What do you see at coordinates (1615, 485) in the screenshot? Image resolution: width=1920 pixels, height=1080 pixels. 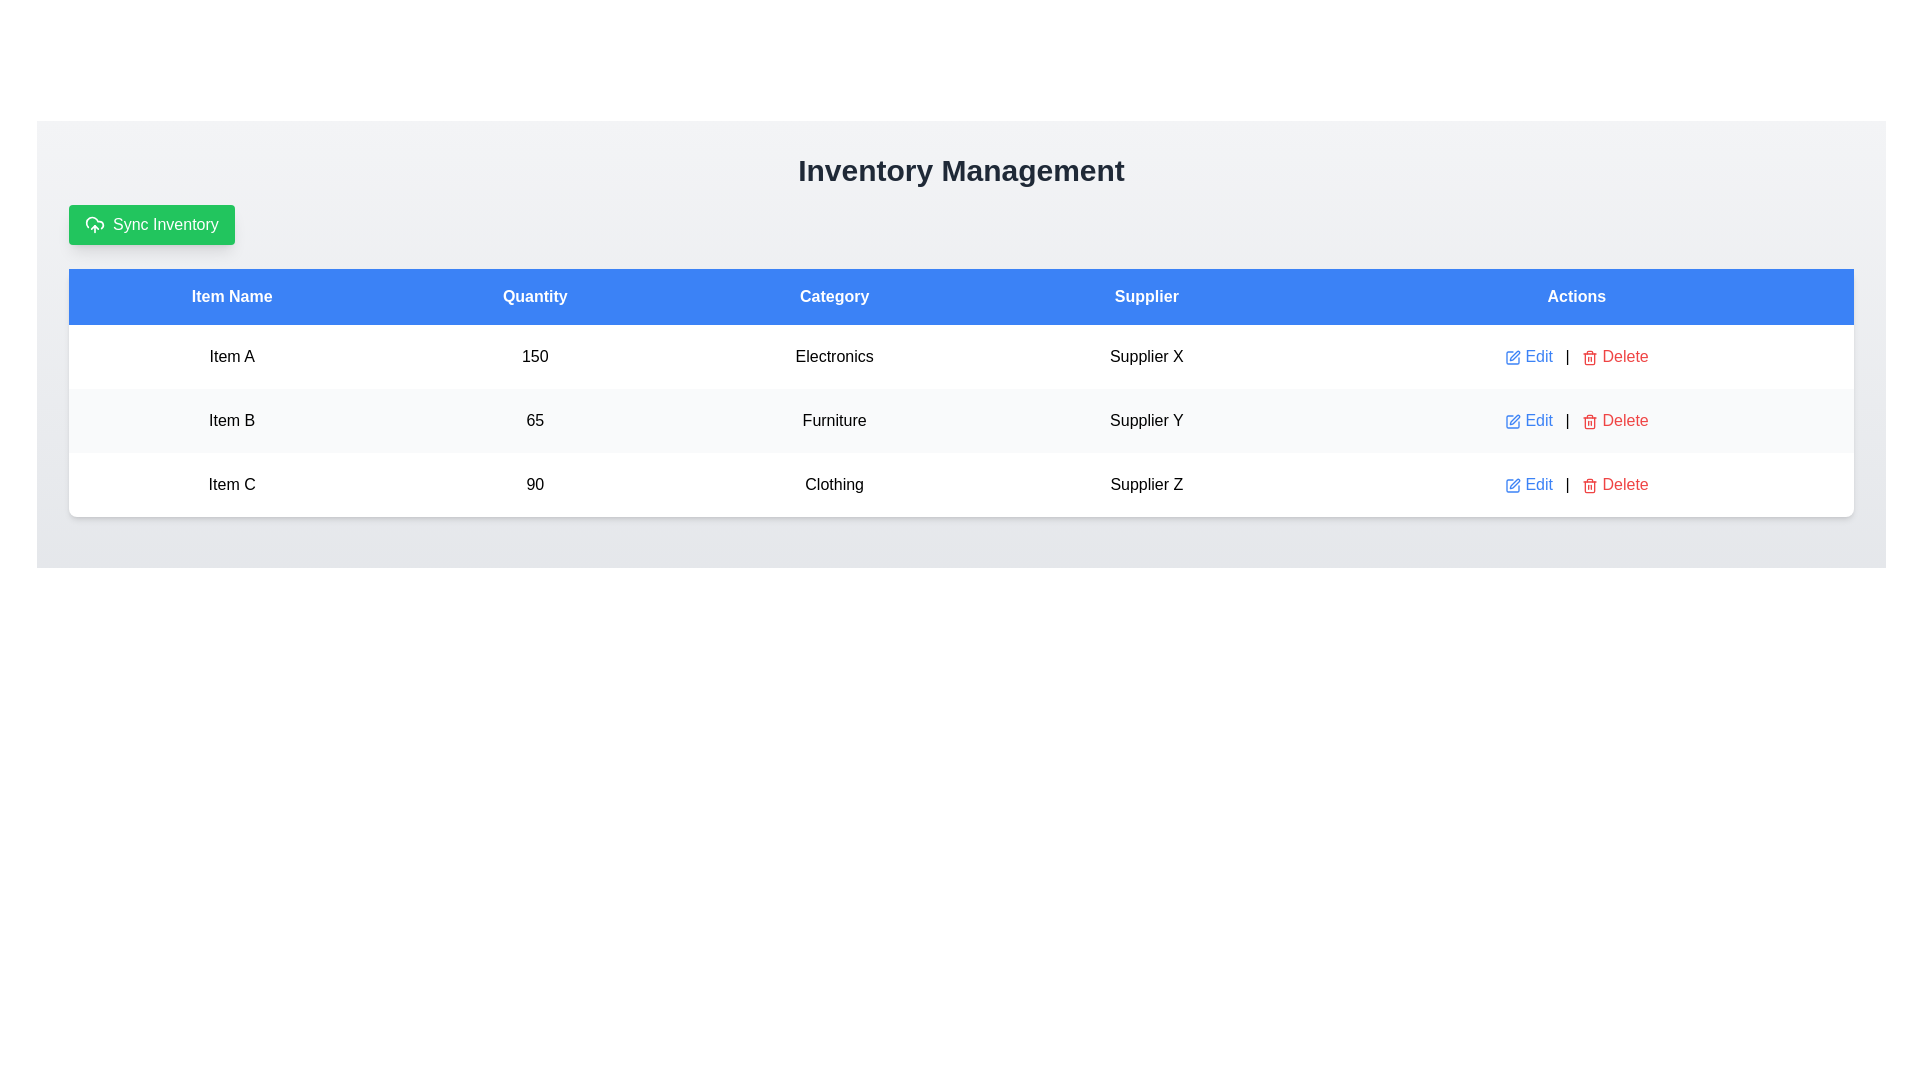 I see `the red 'Delete' link with a trash icon located in the 'Actions' column, positioned to the right of the 'Edit' link for 'Item C'` at bounding box center [1615, 485].